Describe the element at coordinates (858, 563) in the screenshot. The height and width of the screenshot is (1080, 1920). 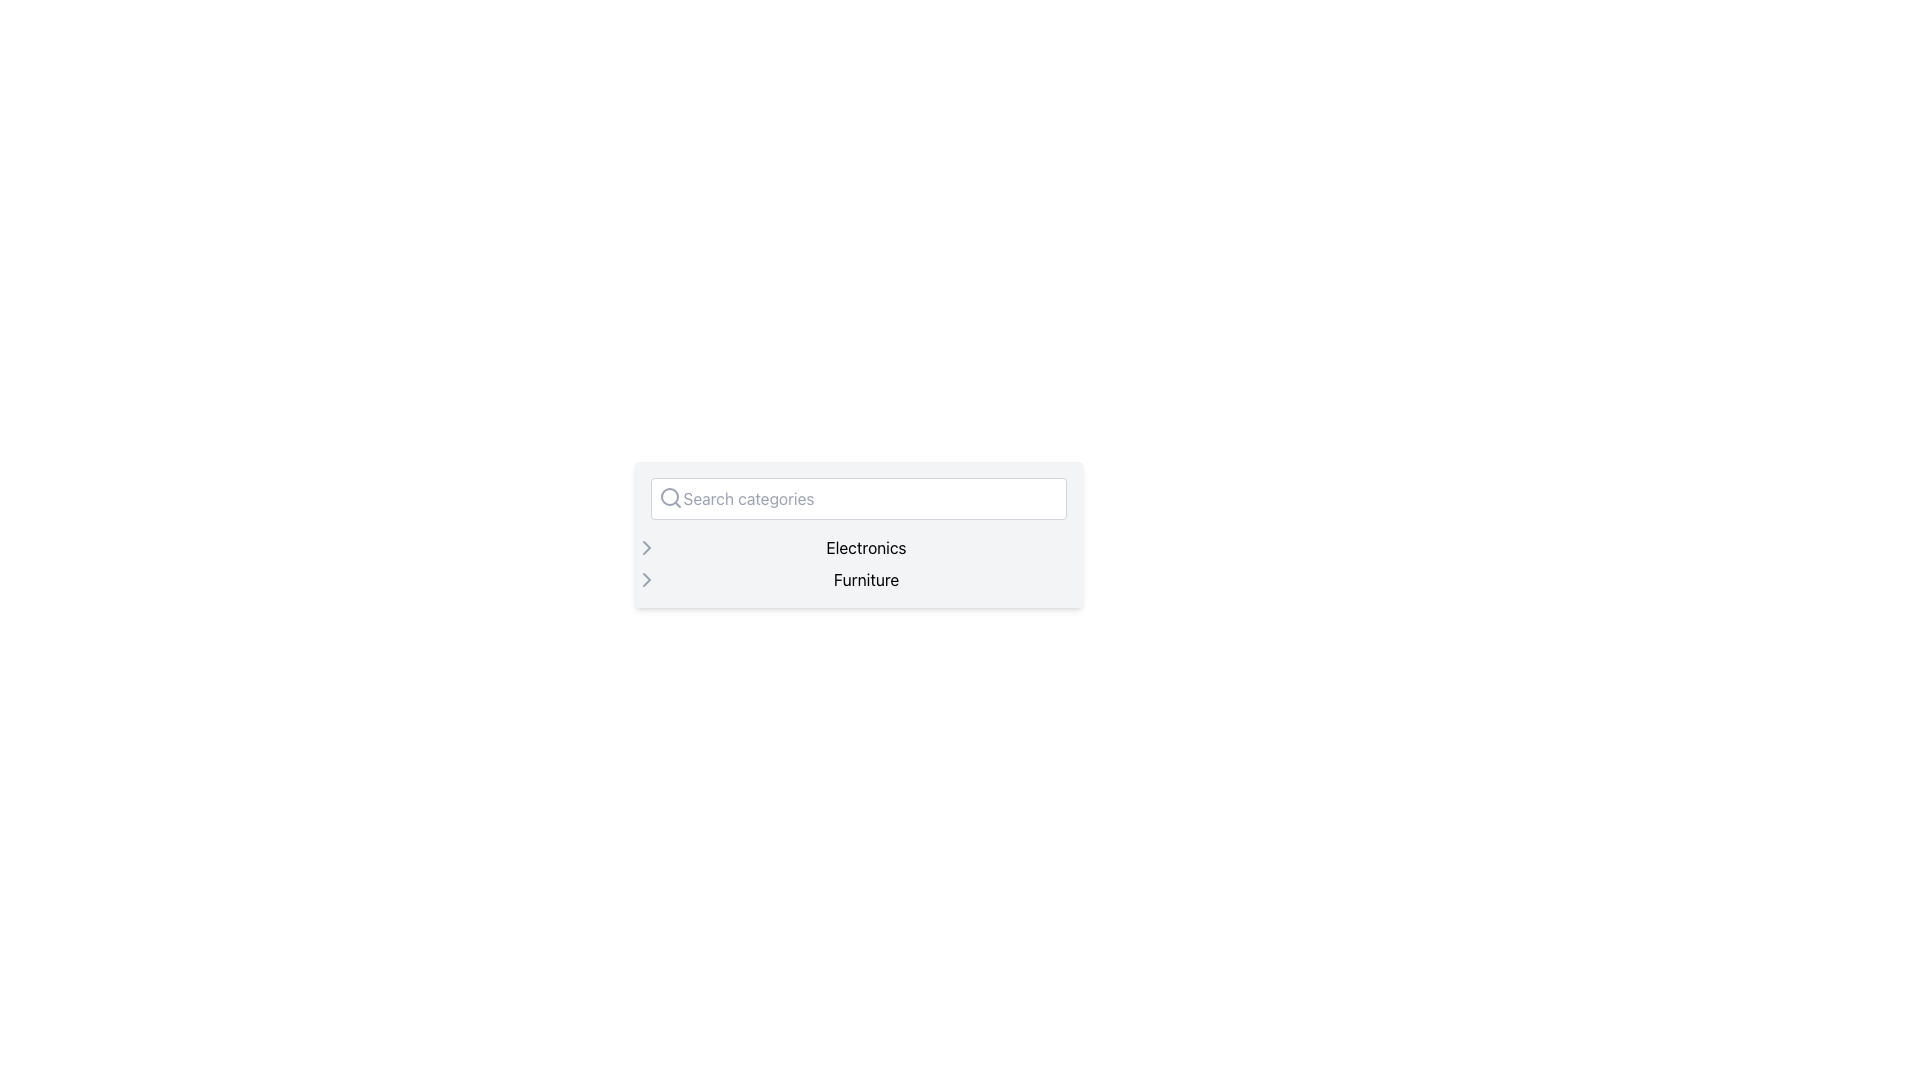
I see `the 'Electronics' or 'Furniture' category in the list displayed below the search input field` at that location.